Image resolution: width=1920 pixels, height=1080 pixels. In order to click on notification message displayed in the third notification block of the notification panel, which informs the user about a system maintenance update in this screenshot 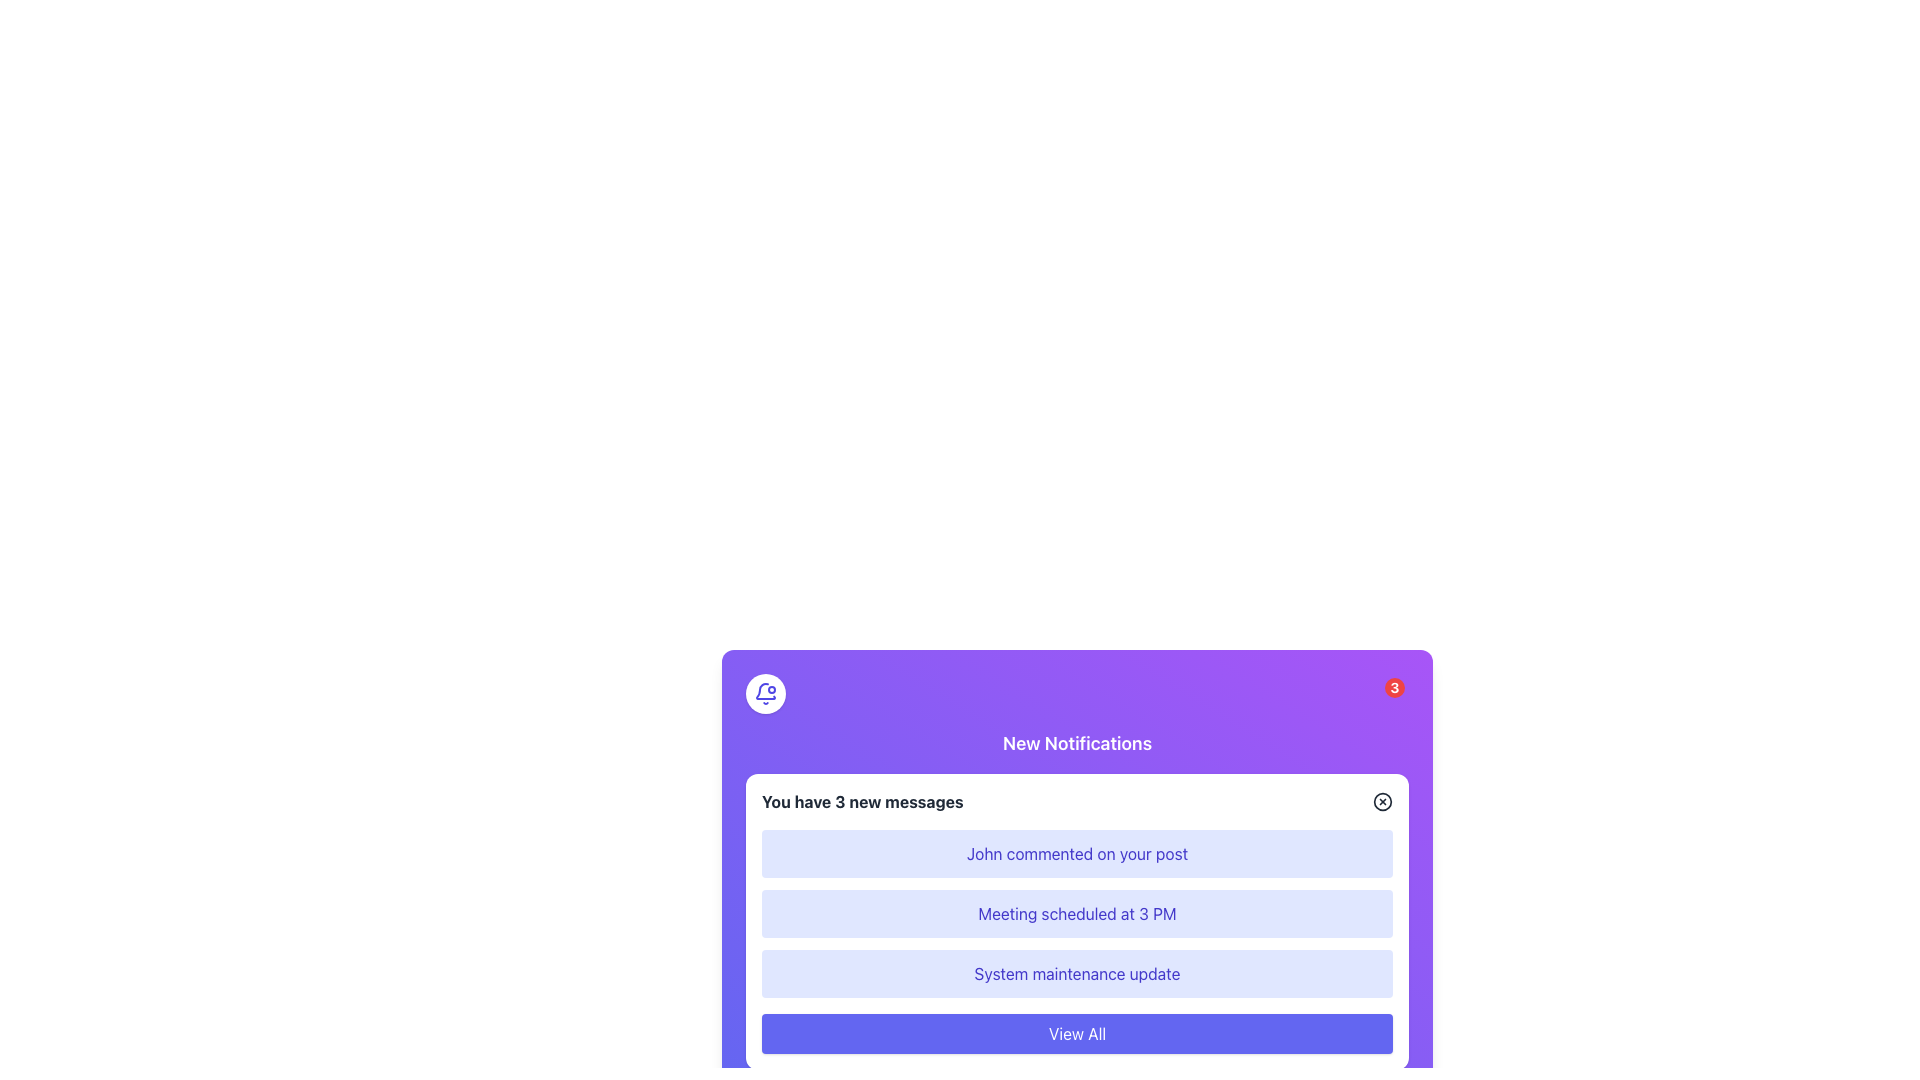, I will do `click(1076, 973)`.